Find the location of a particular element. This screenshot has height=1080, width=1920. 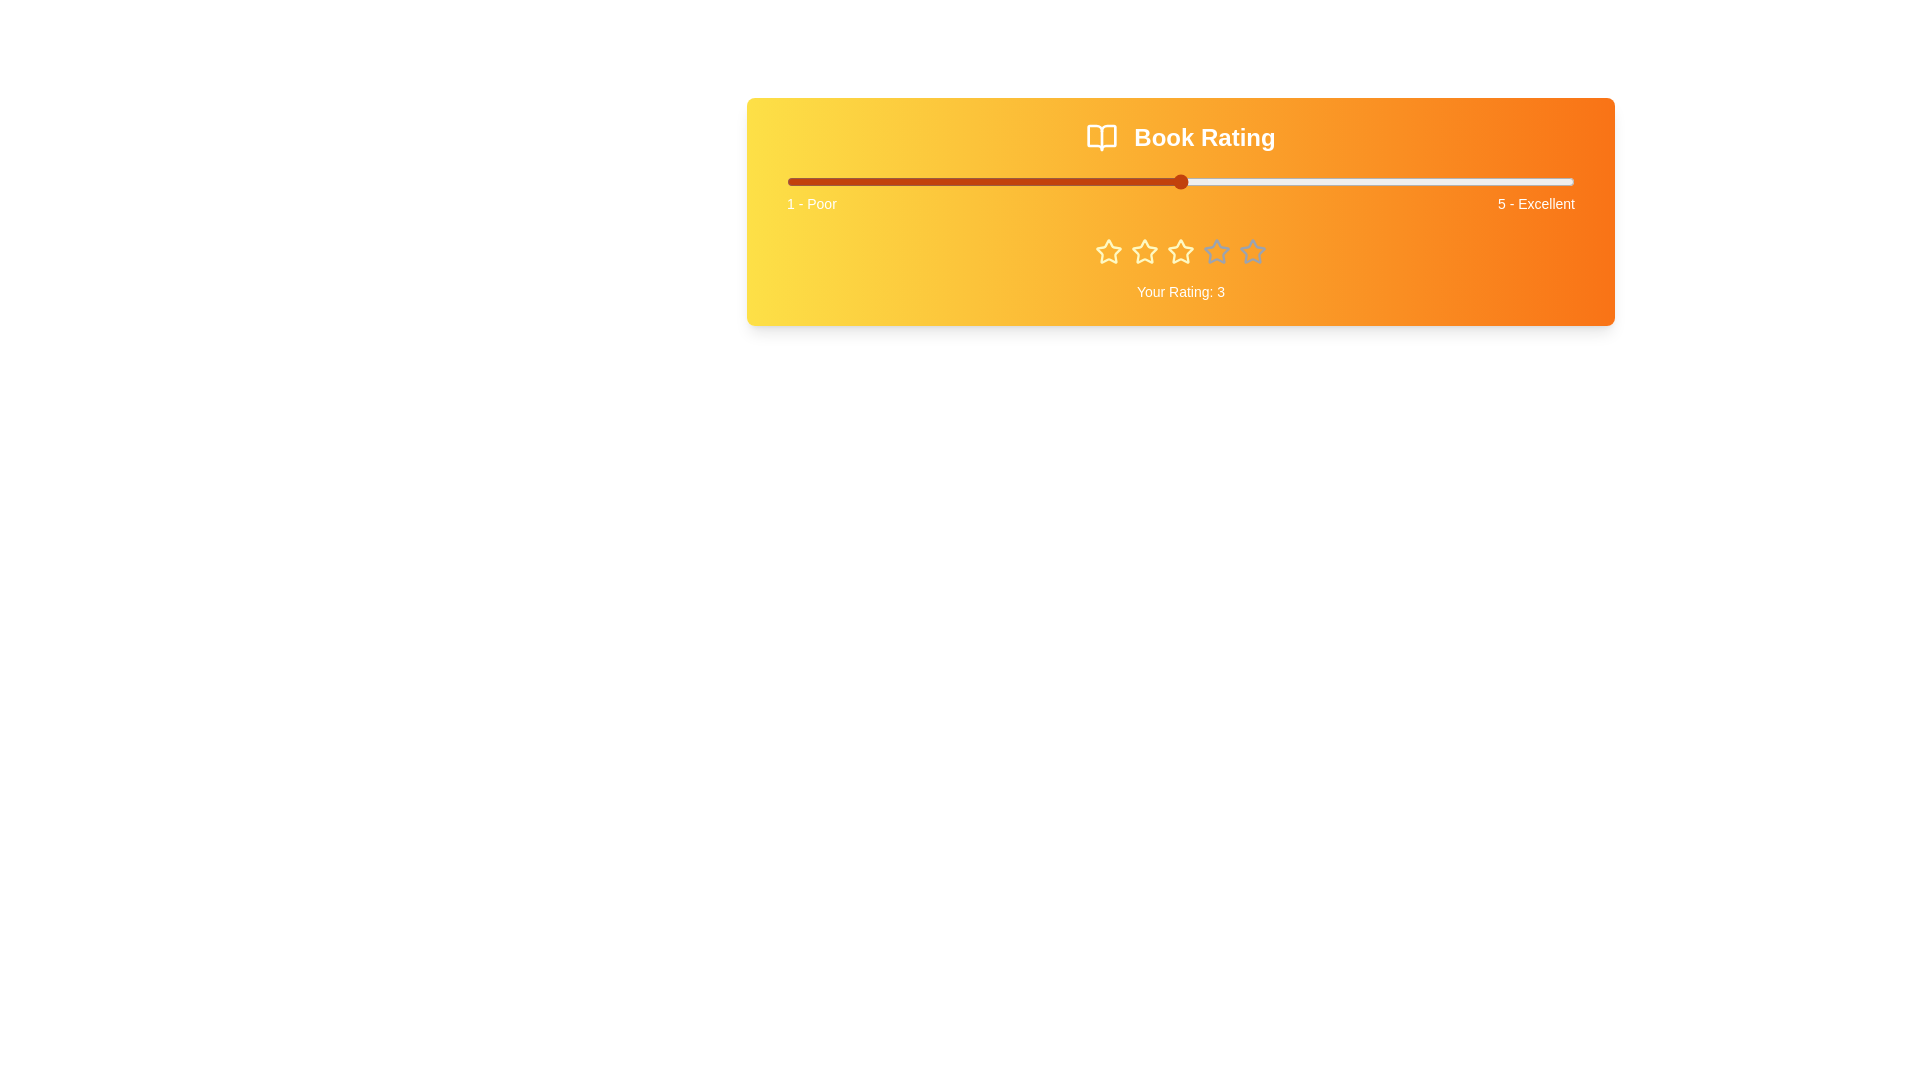

the rating slider is located at coordinates (983, 181).